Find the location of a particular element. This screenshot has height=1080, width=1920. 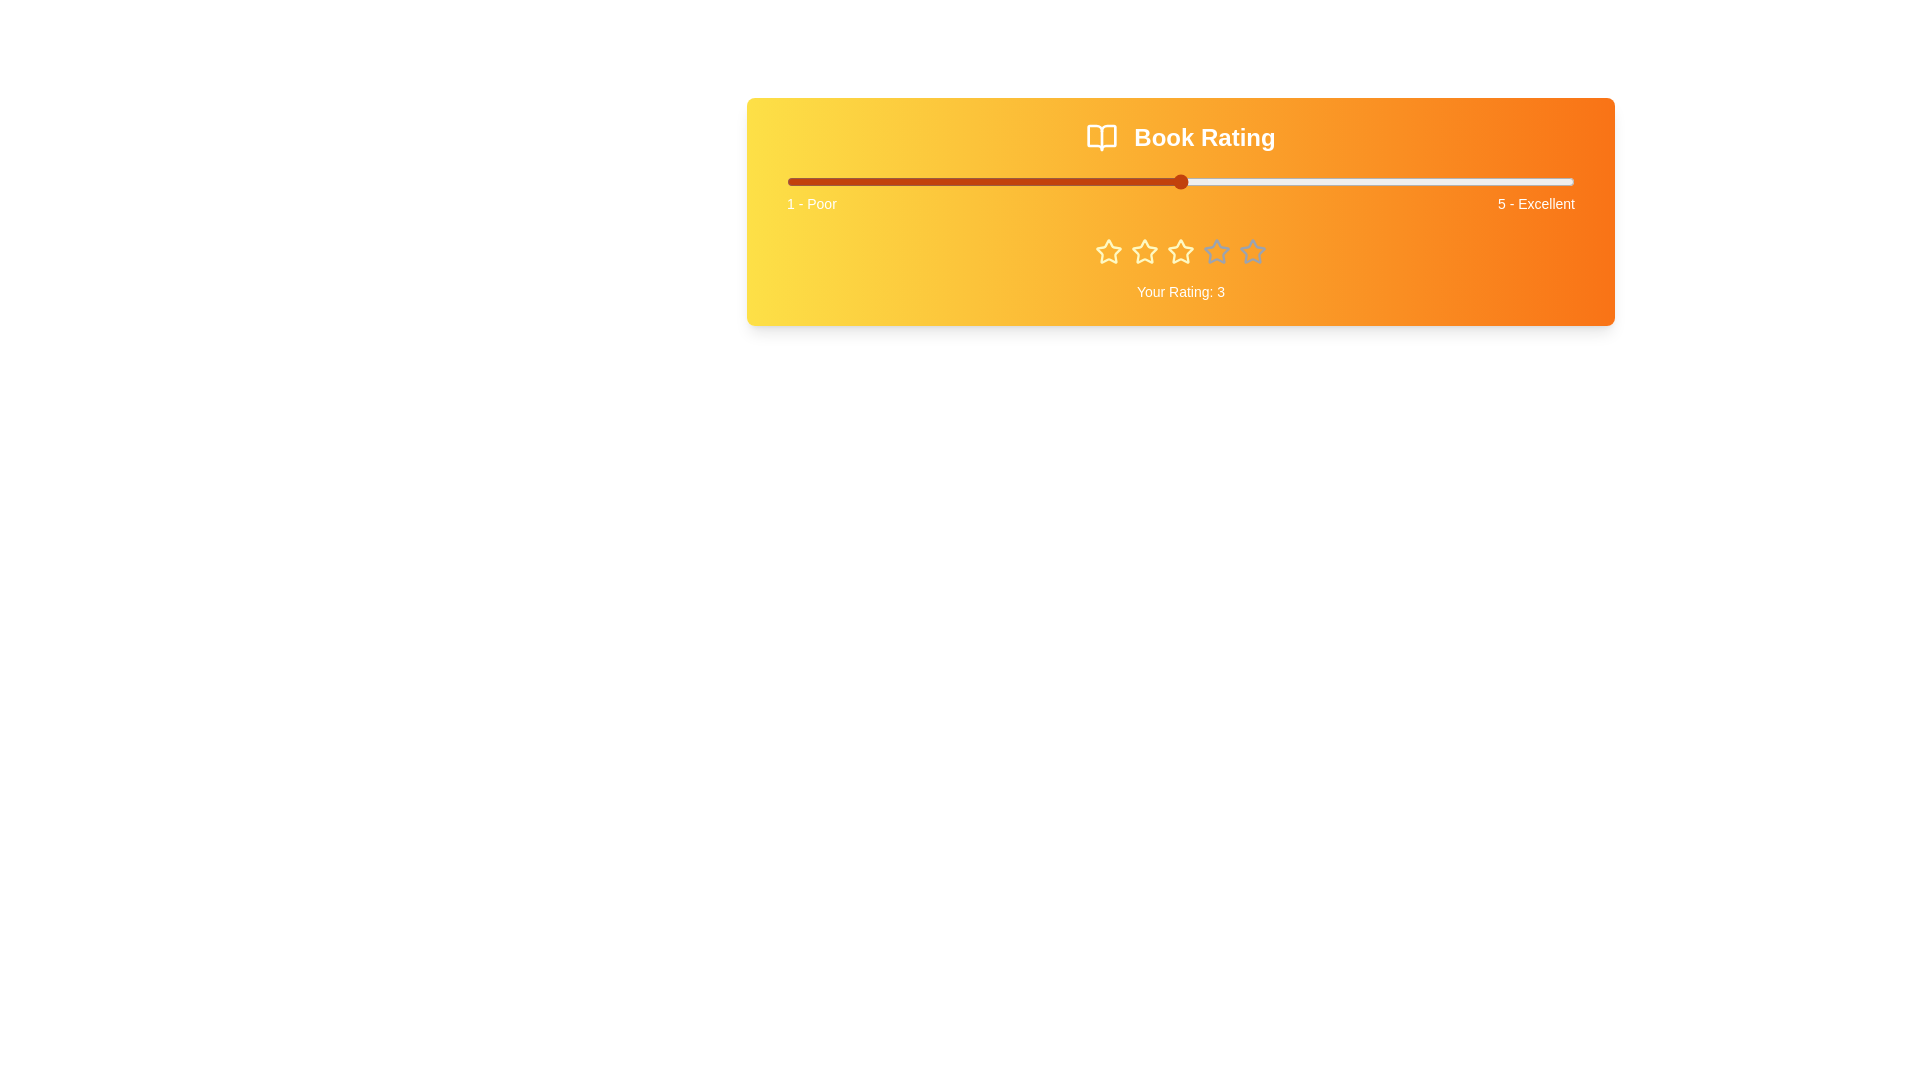

the rating slider is located at coordinates (983, 181).